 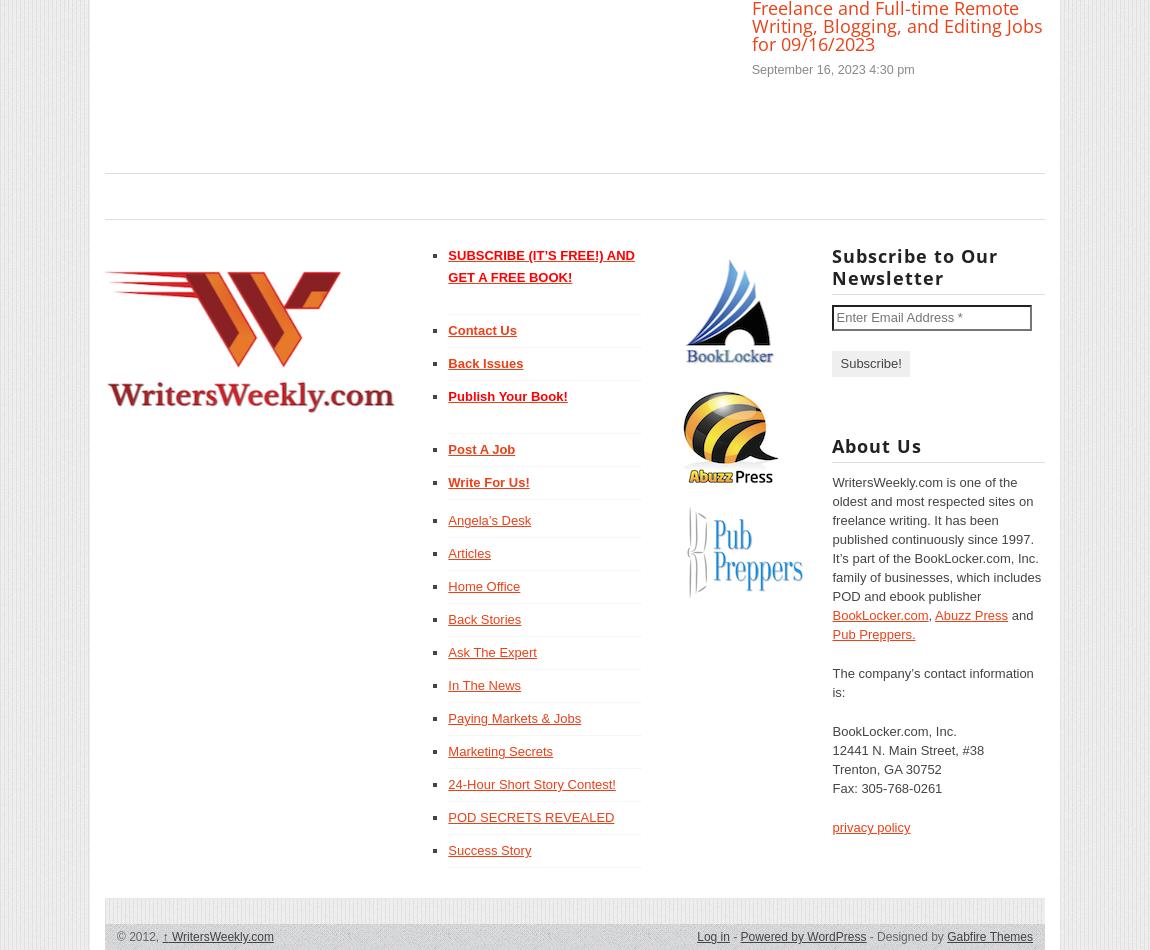 I want to click on 'Log in', so click(x=696, y=935).